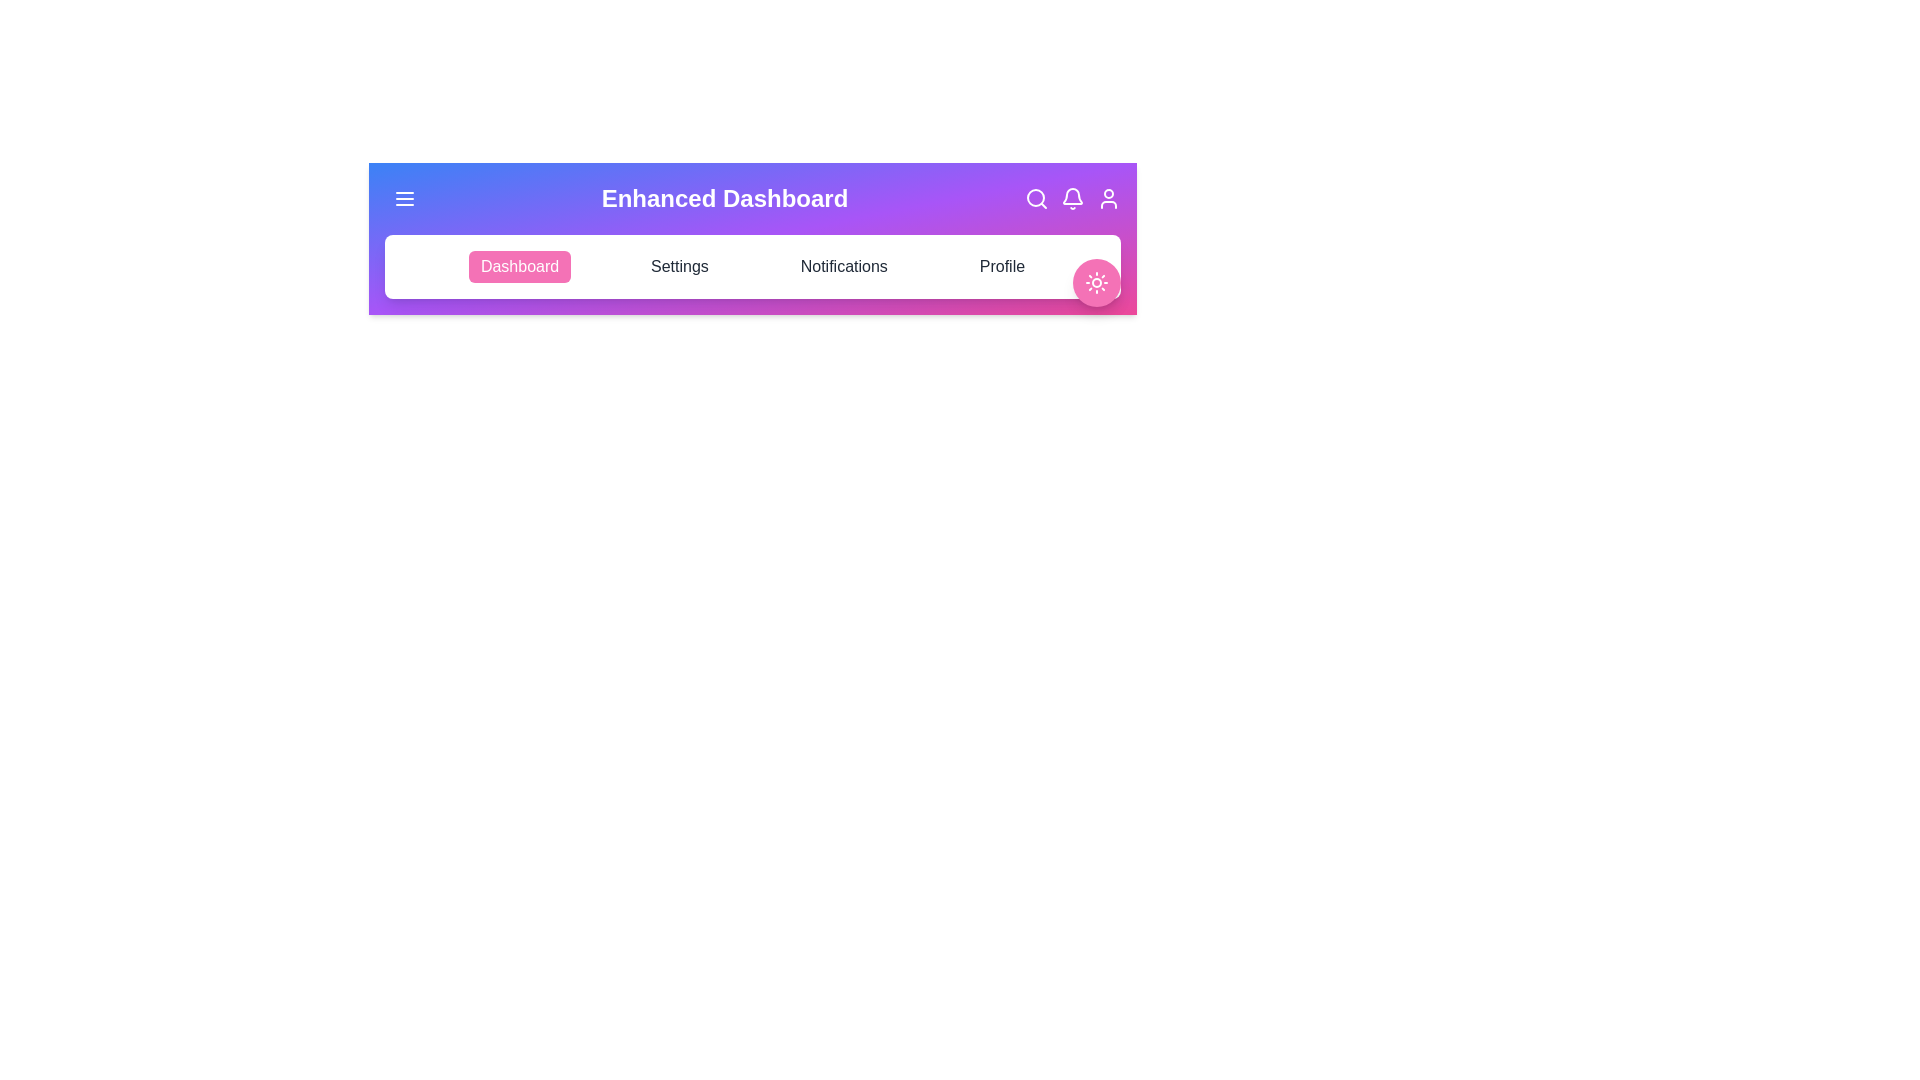  I want to click on the notifications icon in the top-right corner of the app bar, so click(1072, 199).